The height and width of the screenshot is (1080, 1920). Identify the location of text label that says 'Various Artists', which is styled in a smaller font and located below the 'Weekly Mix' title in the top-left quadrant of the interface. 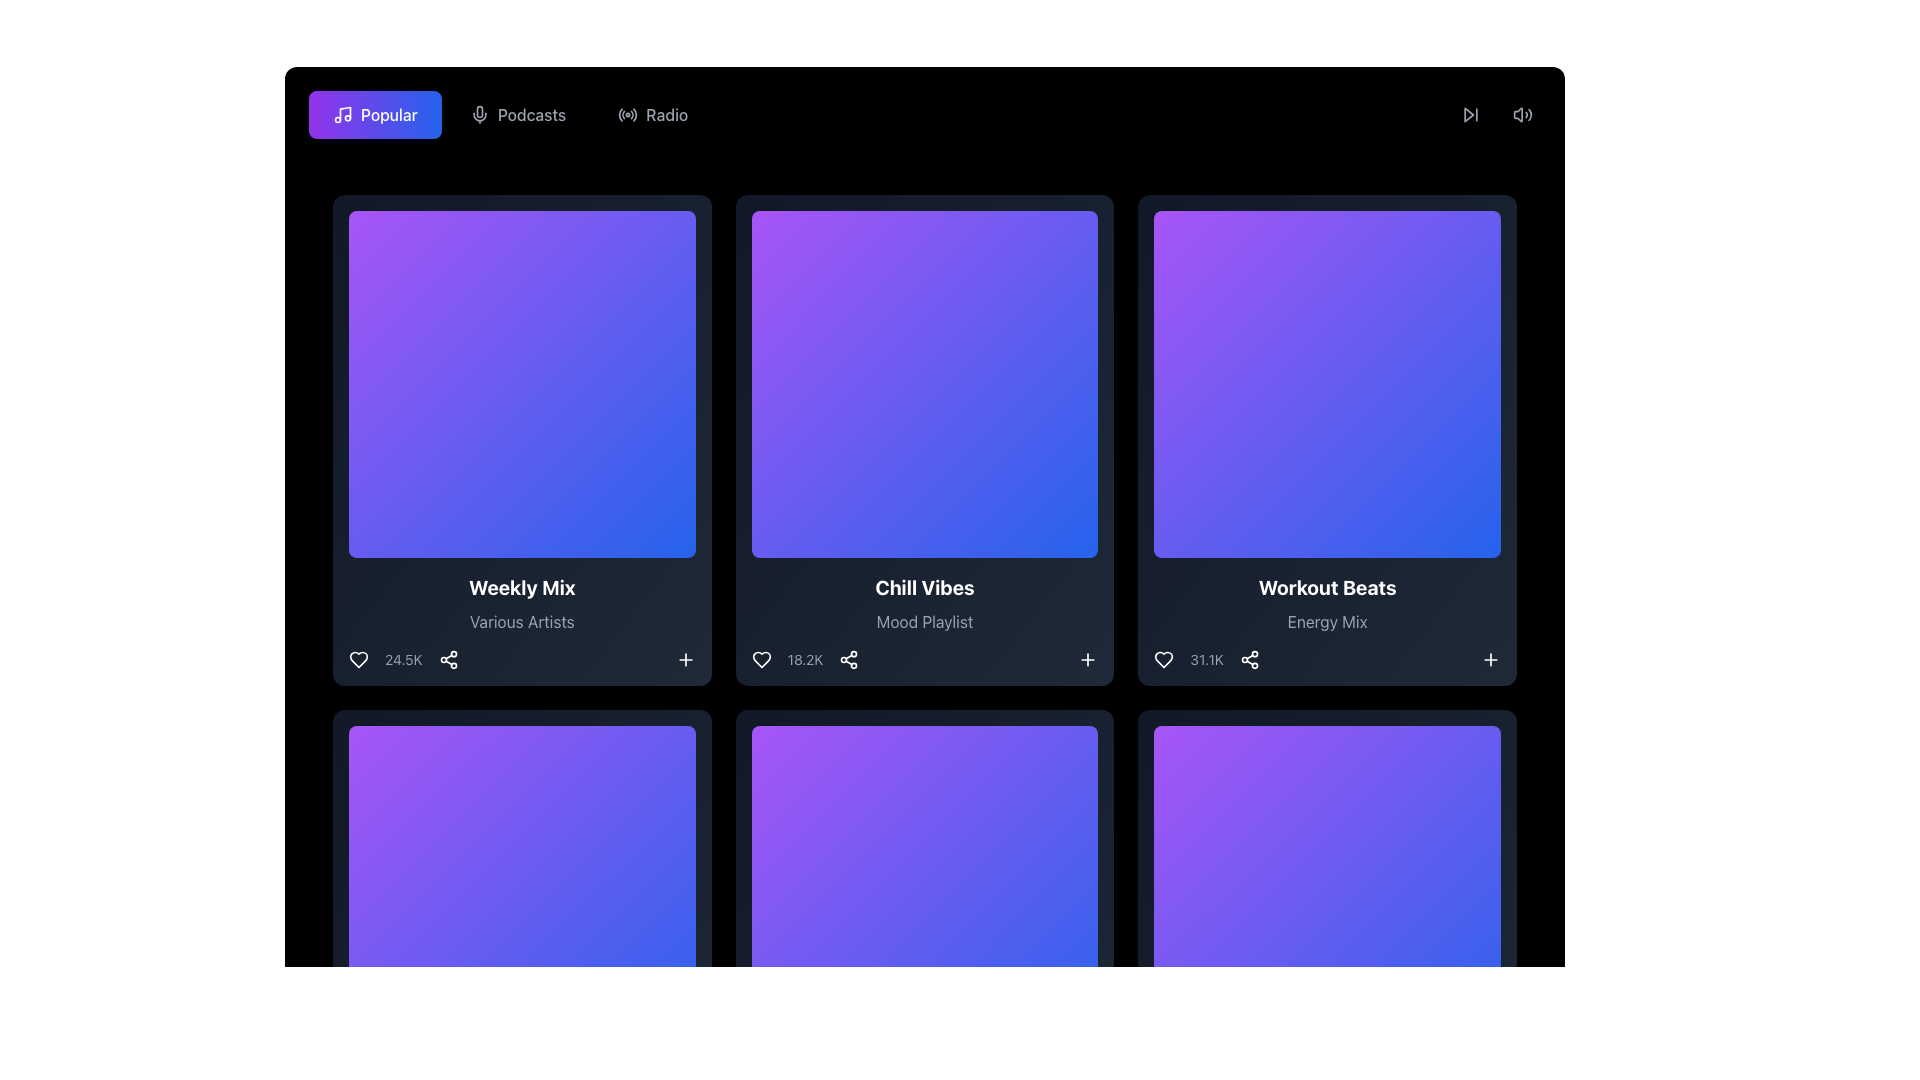
(522, 620).